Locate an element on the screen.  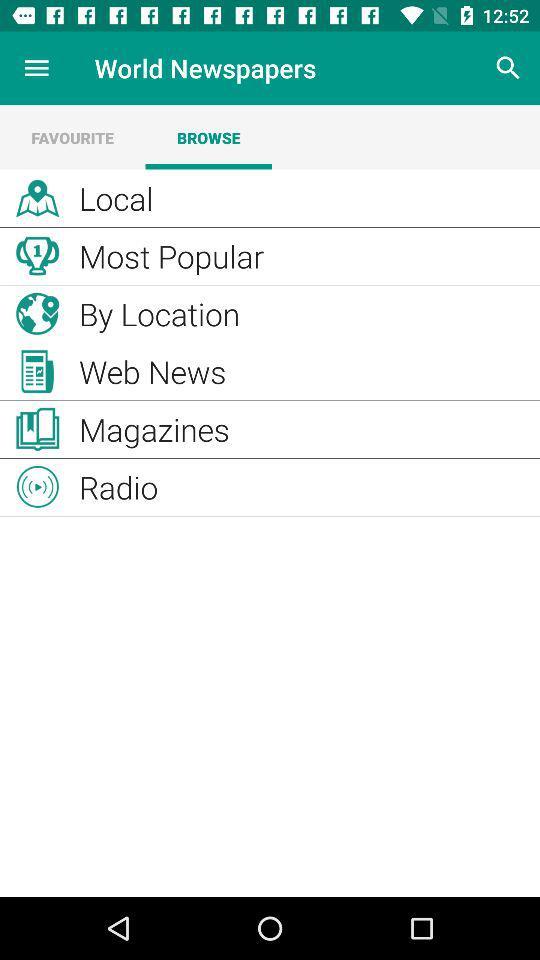
search bar is located at coordinates (508, 68).